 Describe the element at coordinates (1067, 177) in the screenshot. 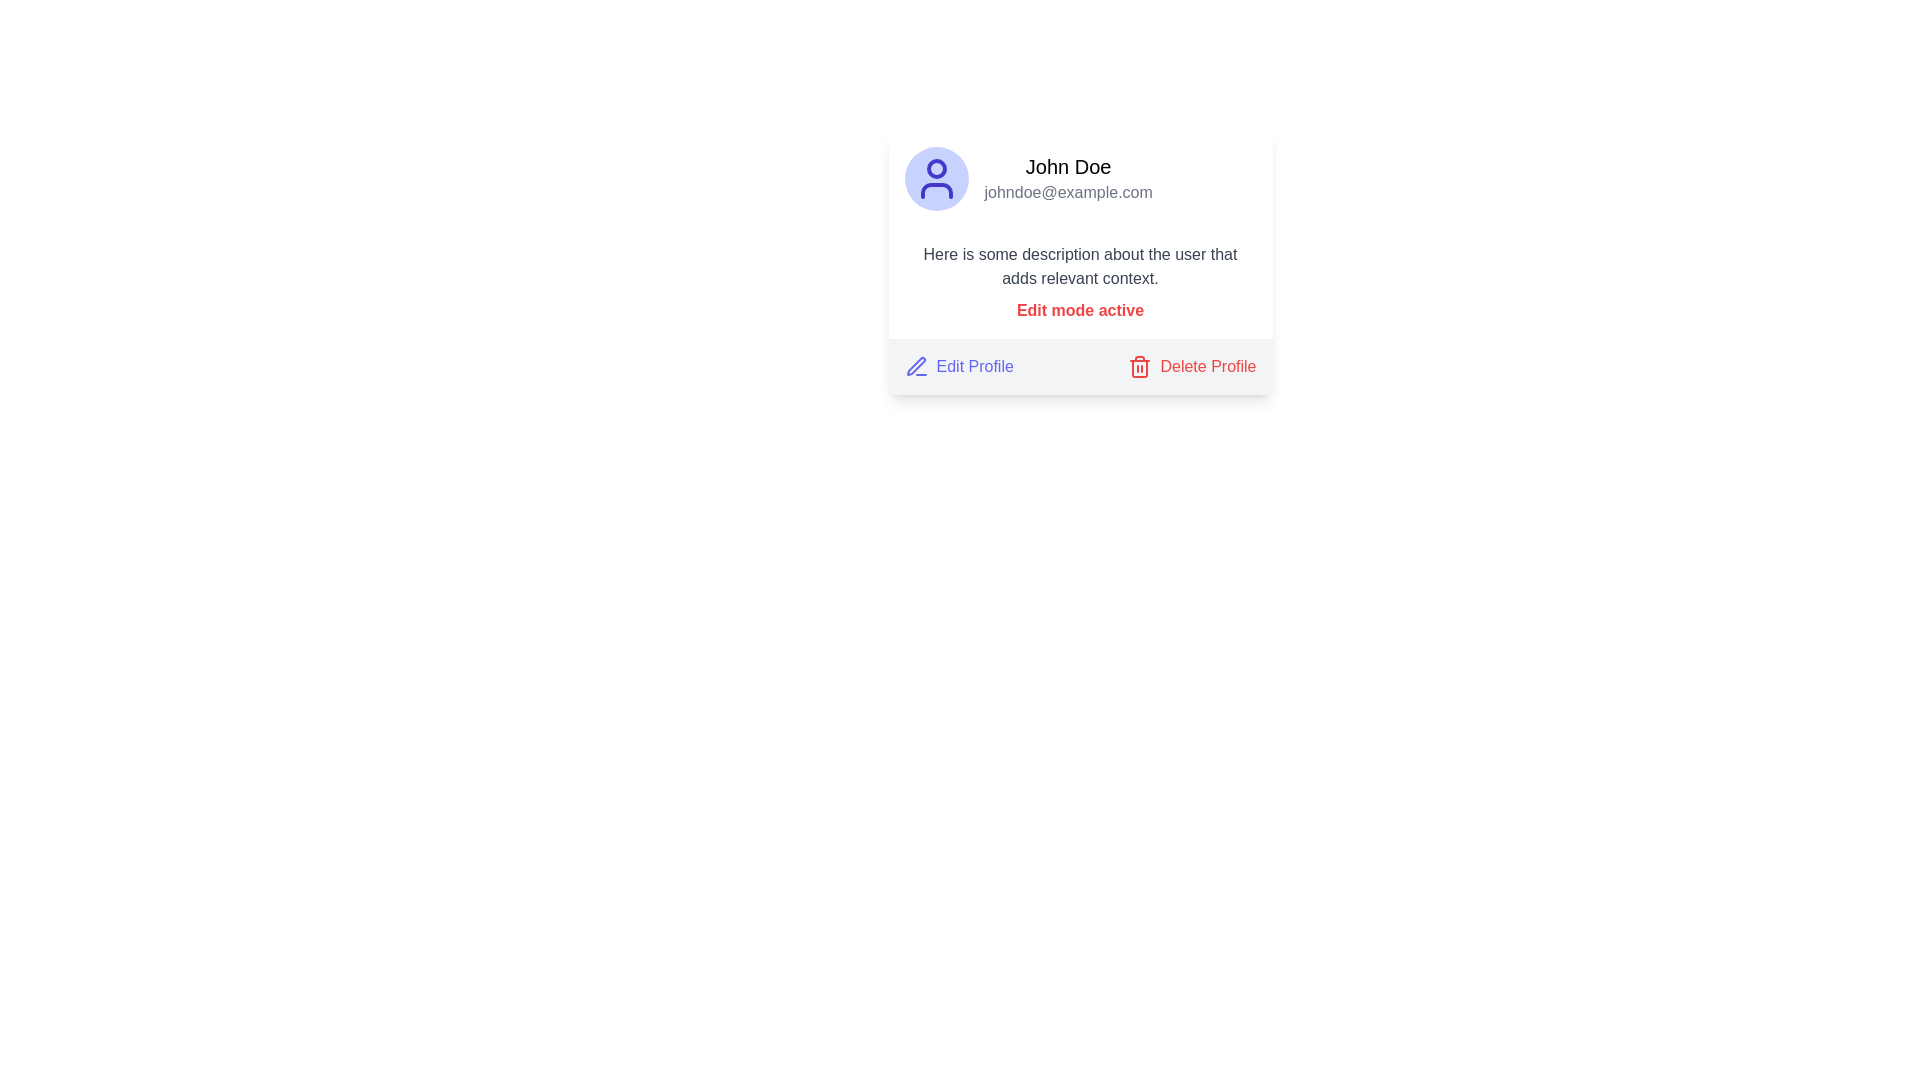

I see `the Text display block that shows the user's name and email information, located in the top-right section of the card layout, right of the circular profile icon` at that location.